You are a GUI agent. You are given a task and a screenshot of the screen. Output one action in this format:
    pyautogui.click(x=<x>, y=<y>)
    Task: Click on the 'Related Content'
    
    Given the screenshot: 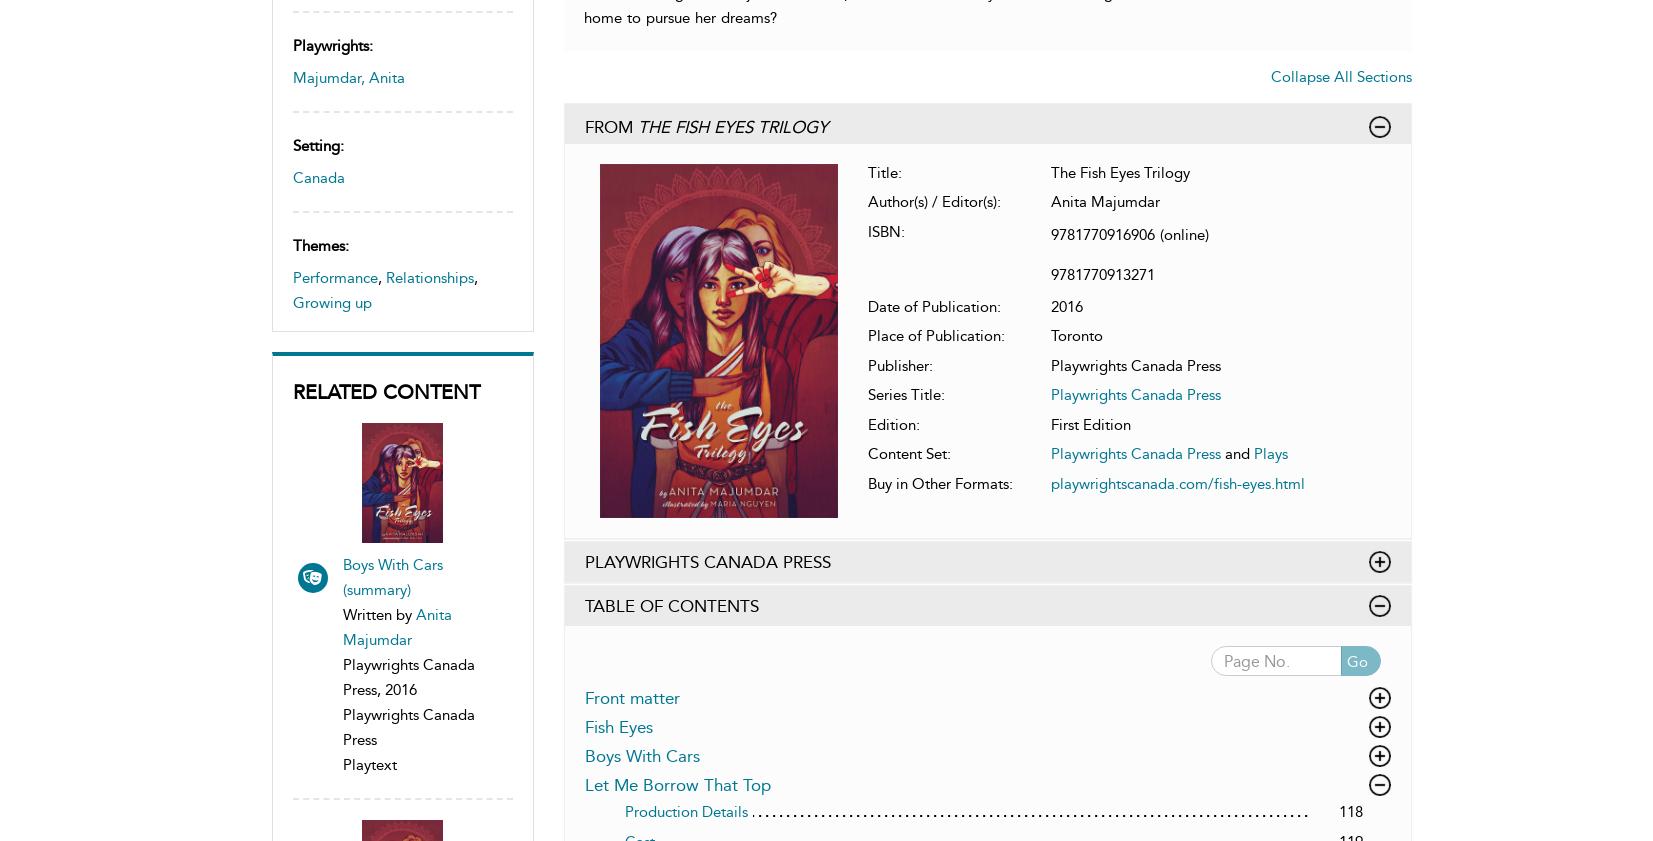 What is the action you would take?
    pyautogui.click(x=384, y=390)
    